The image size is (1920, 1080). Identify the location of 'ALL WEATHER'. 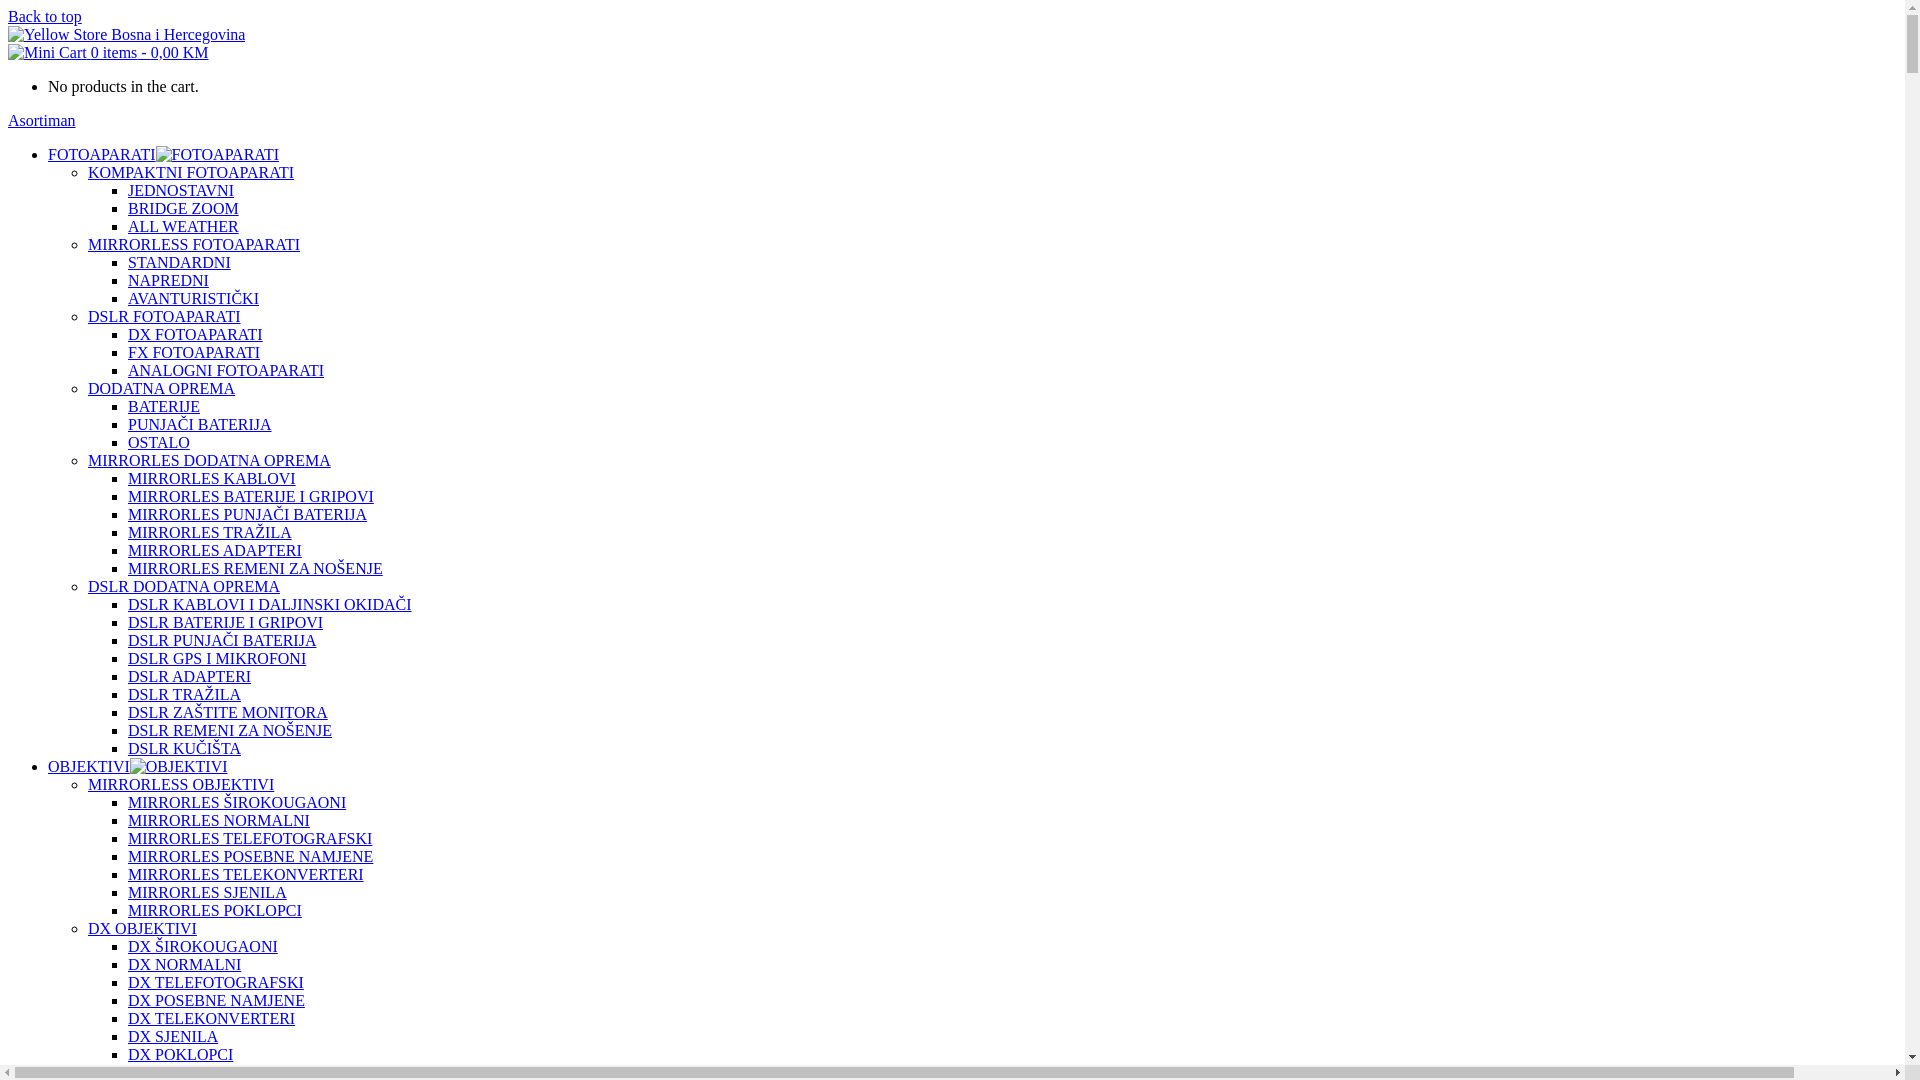
(183, 225).